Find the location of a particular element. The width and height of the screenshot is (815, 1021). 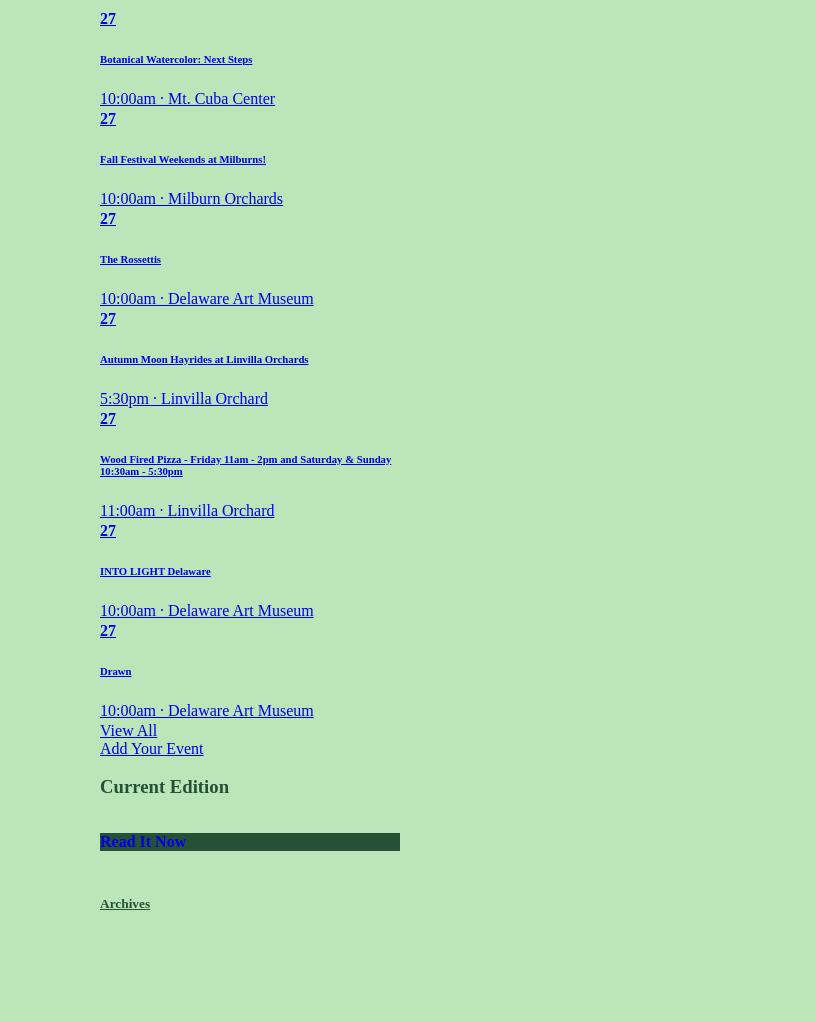

'Read It Now' is located at coordinates (143, 841).